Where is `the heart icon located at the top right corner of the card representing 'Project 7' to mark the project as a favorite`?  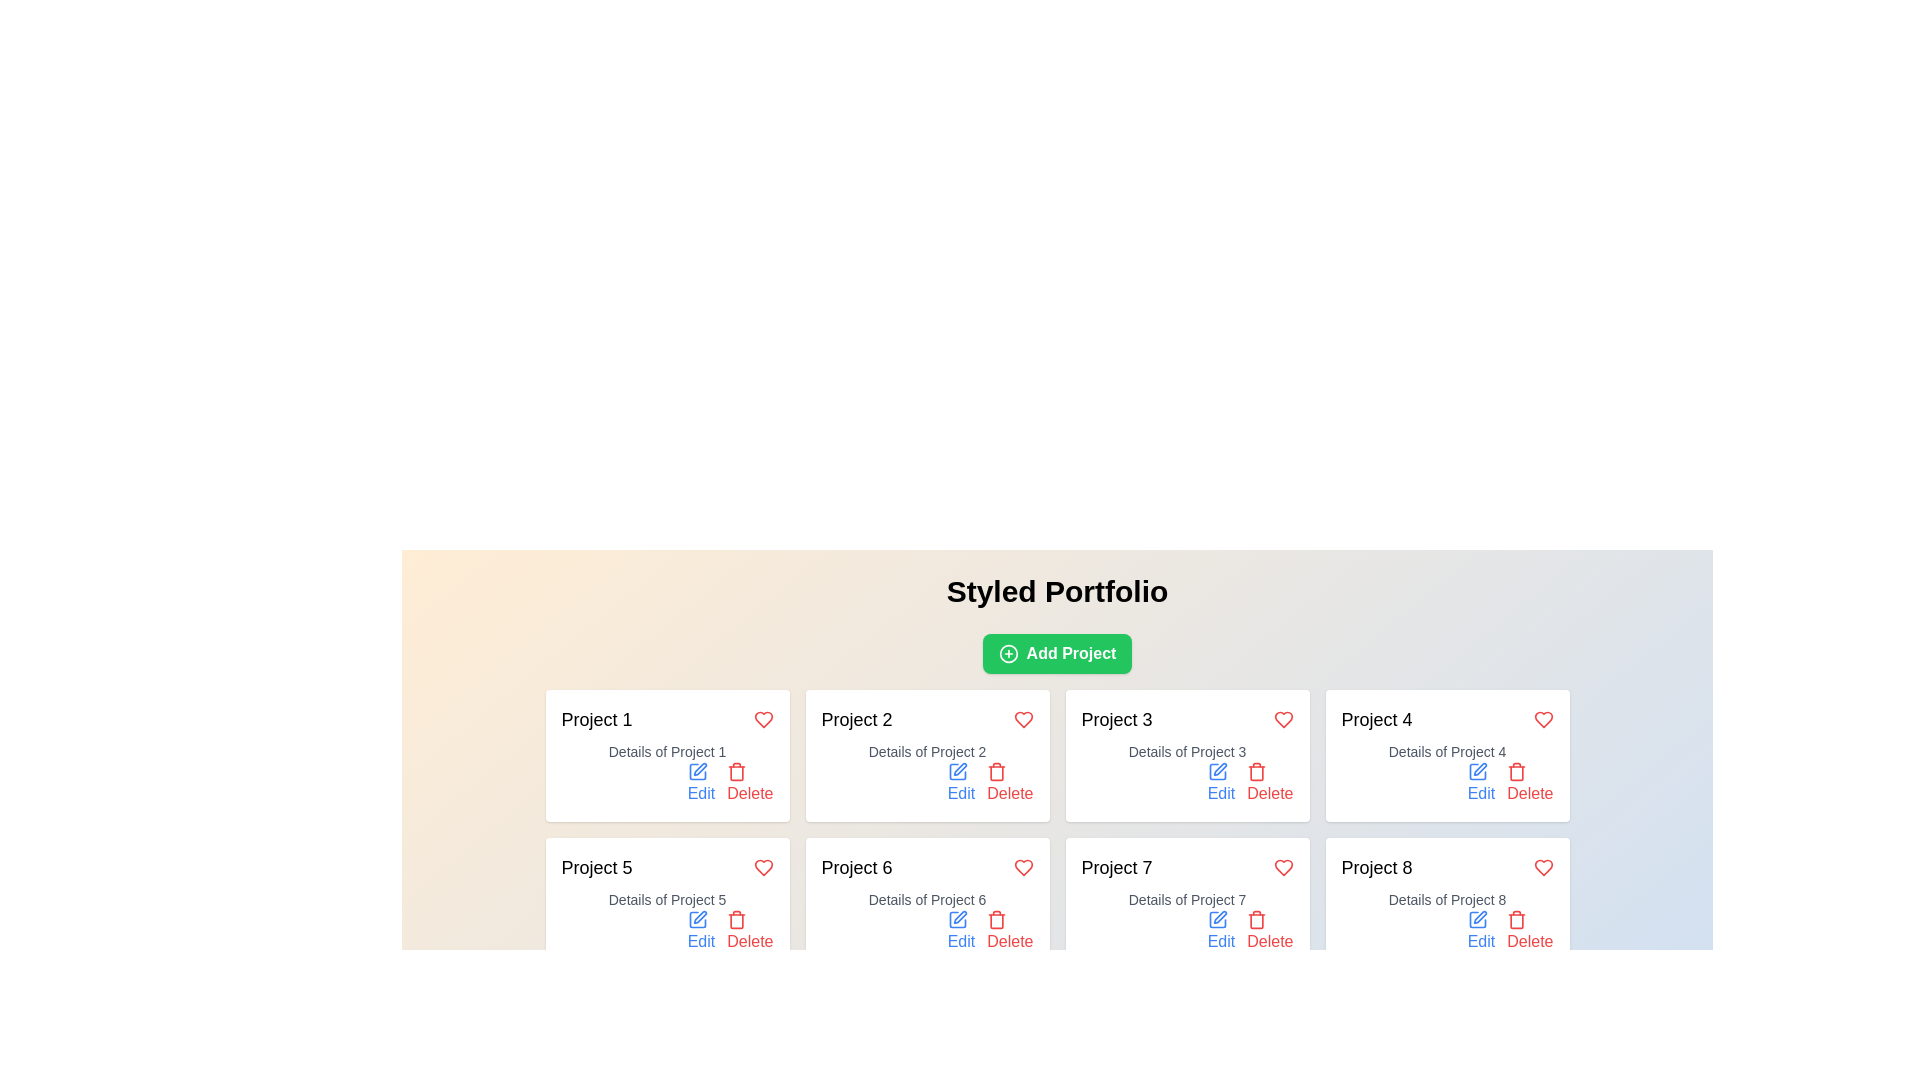
the heart icon located at the top right corner of the card representing 'Project 7' to mark the project as a favorite is located at coordinates (1283, 866).